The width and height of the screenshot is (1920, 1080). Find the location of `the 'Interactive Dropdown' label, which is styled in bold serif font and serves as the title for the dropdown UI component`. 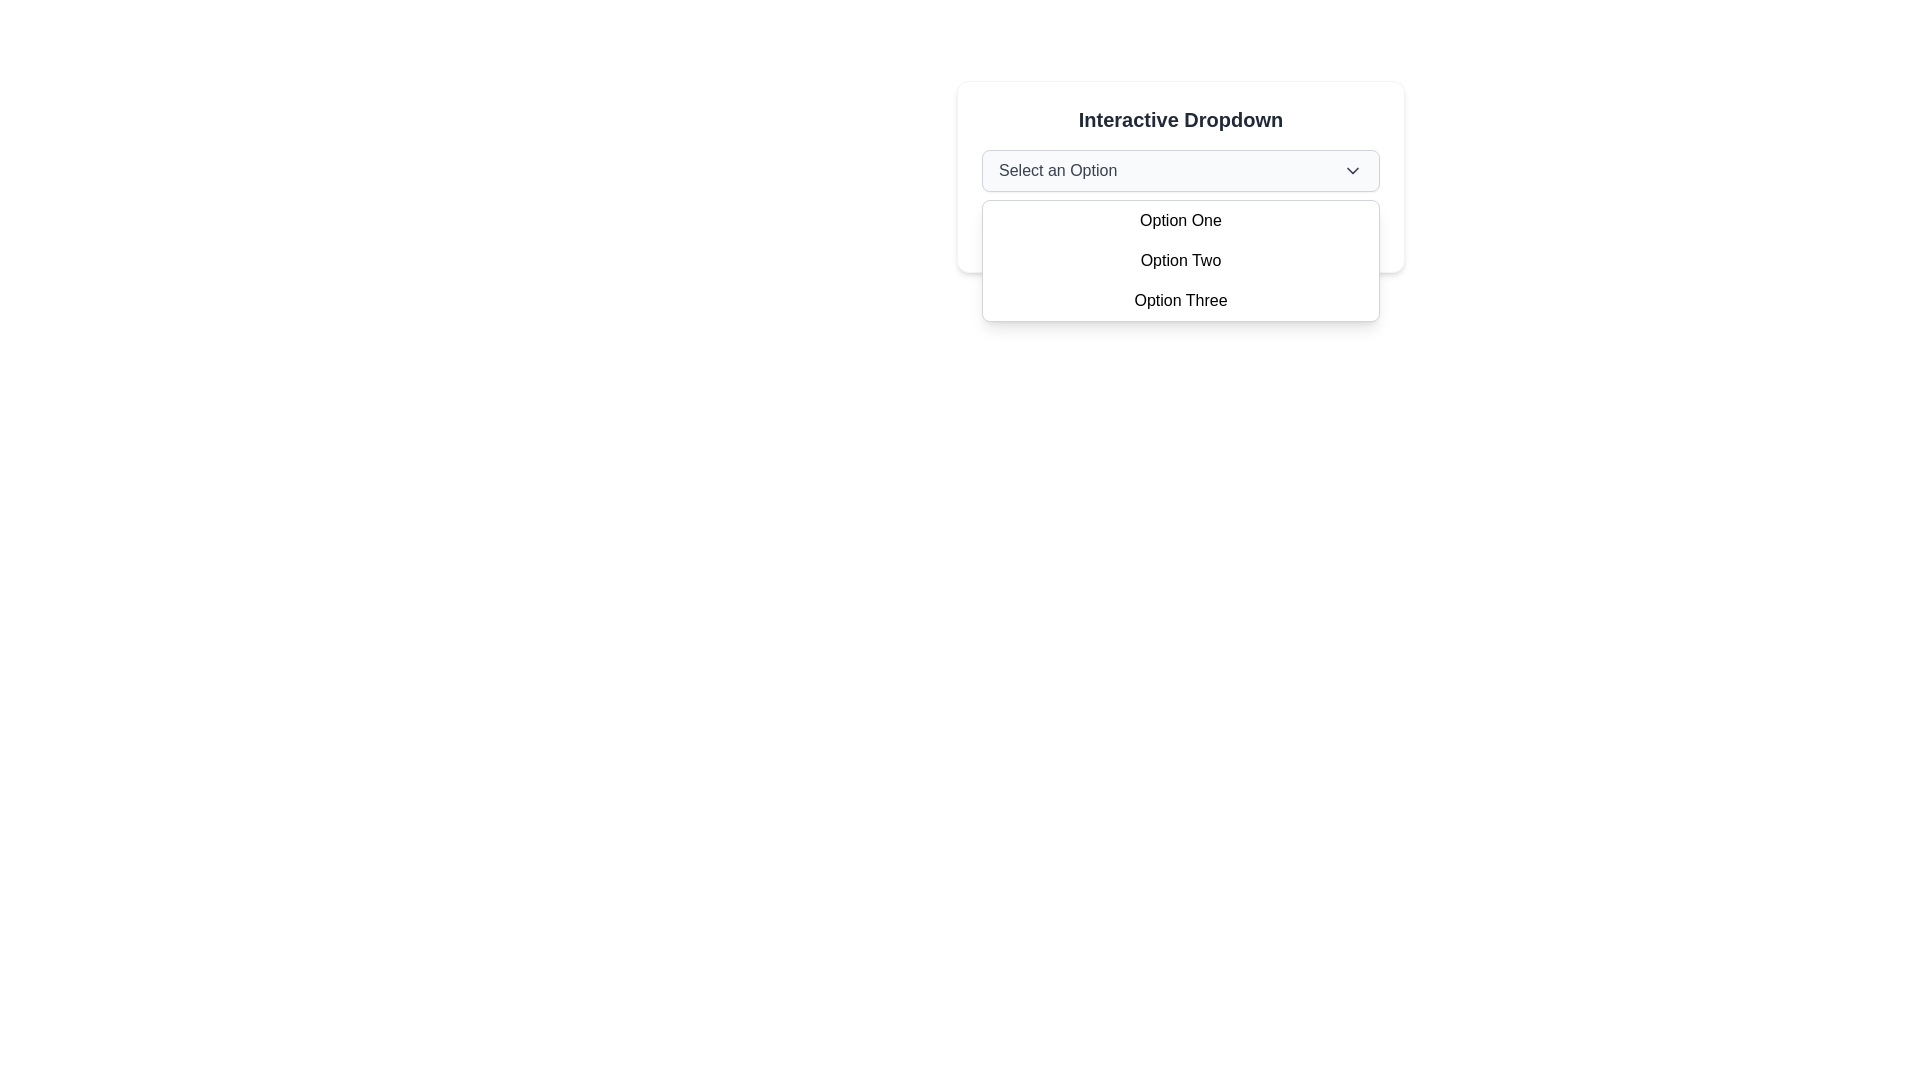

the 'Interactive Dropdown' label, which is styled in bold serif font and serves as the title for the dropdown UI component is located at coordinates (1180, 119).